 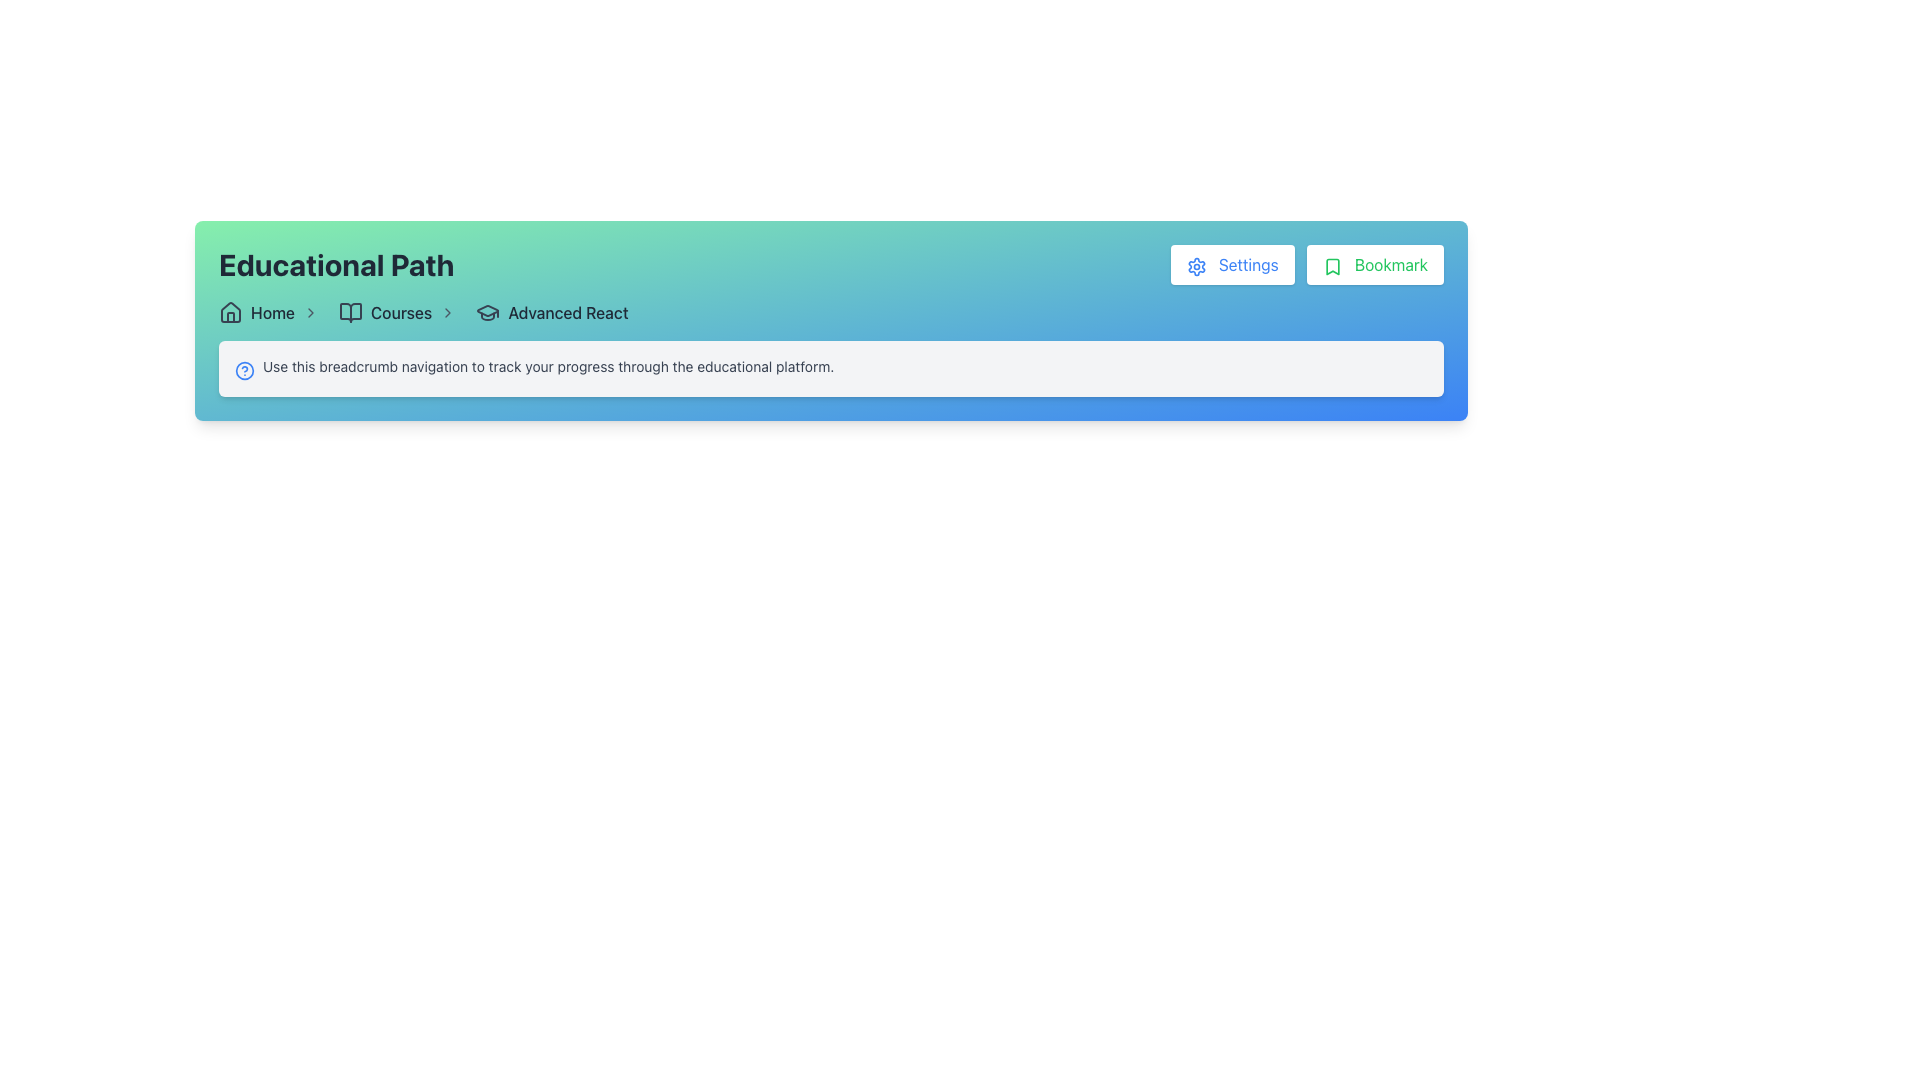 I want to click on the Breadcrumb Navigation Item labeled 'Advanced React', so click(x=552, y=312).